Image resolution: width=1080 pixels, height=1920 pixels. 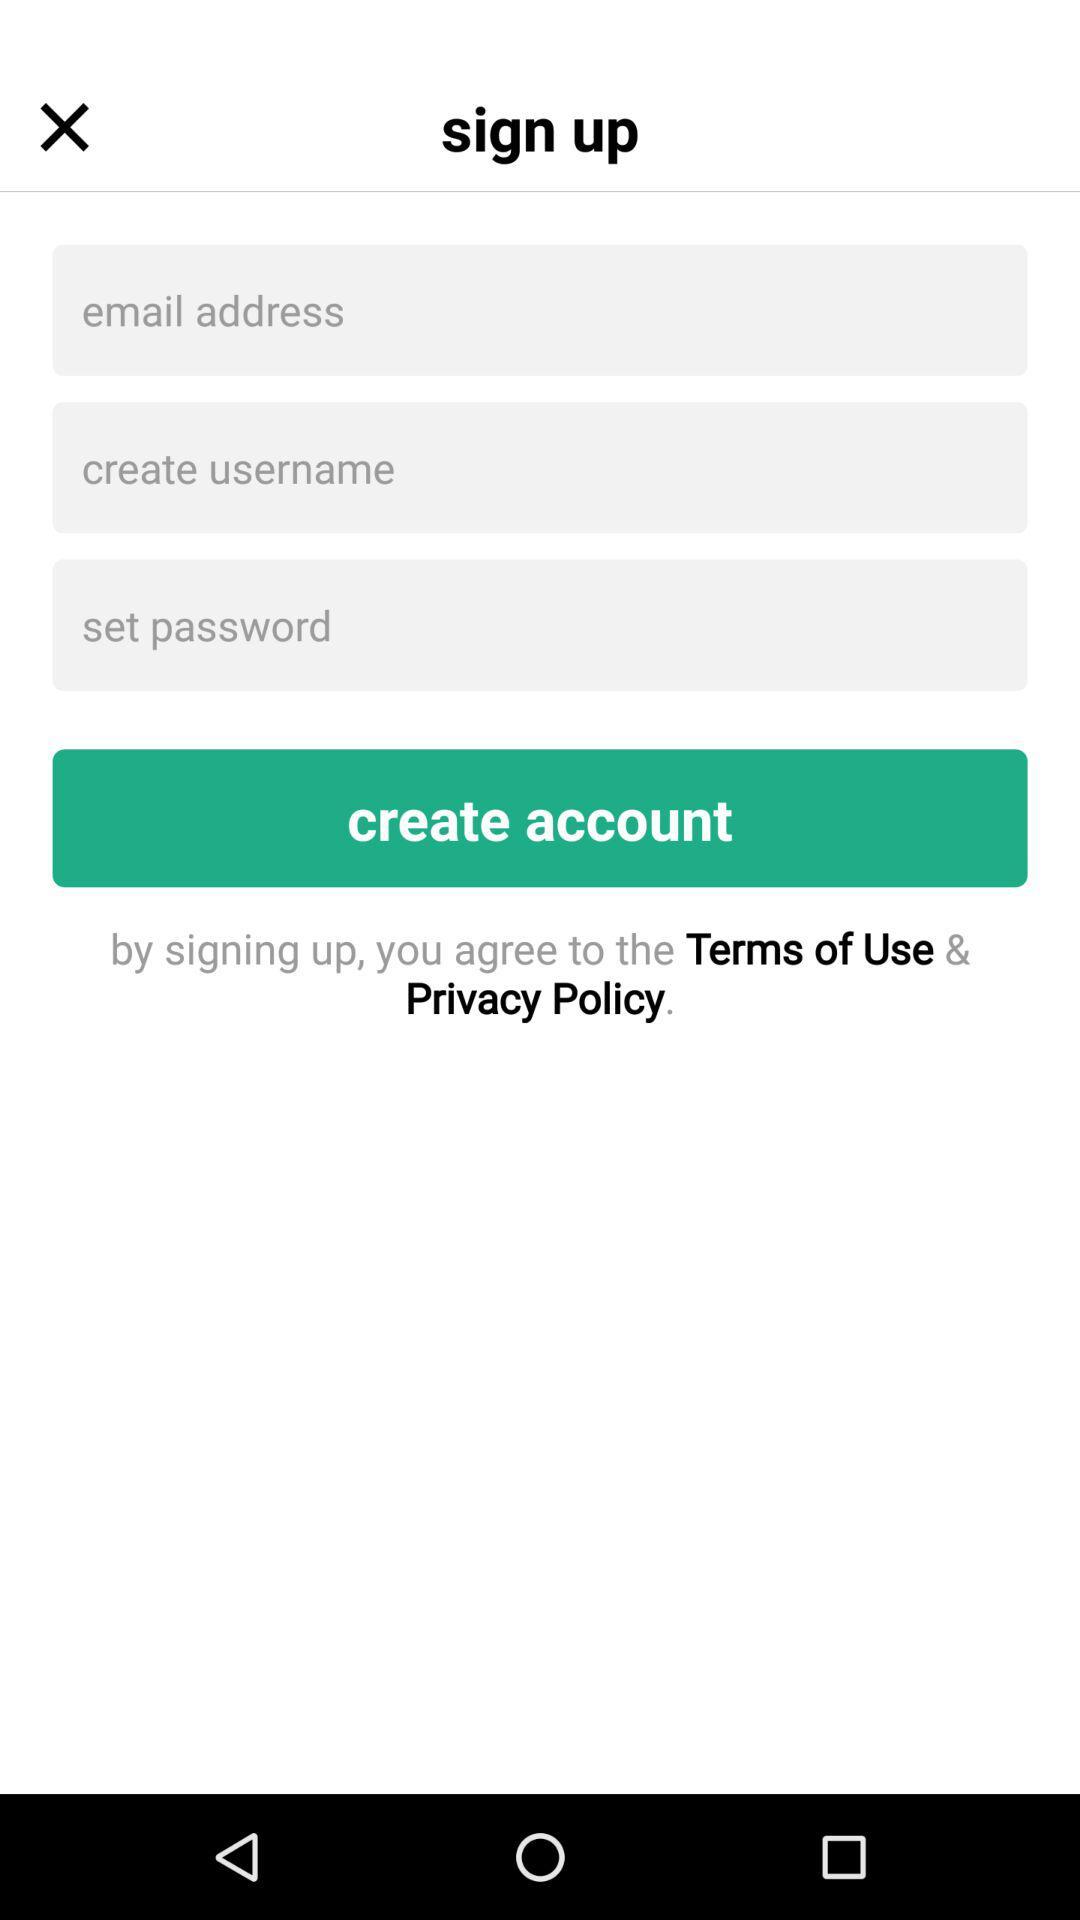 I want to click on create account item, so click(x=540, y=818).